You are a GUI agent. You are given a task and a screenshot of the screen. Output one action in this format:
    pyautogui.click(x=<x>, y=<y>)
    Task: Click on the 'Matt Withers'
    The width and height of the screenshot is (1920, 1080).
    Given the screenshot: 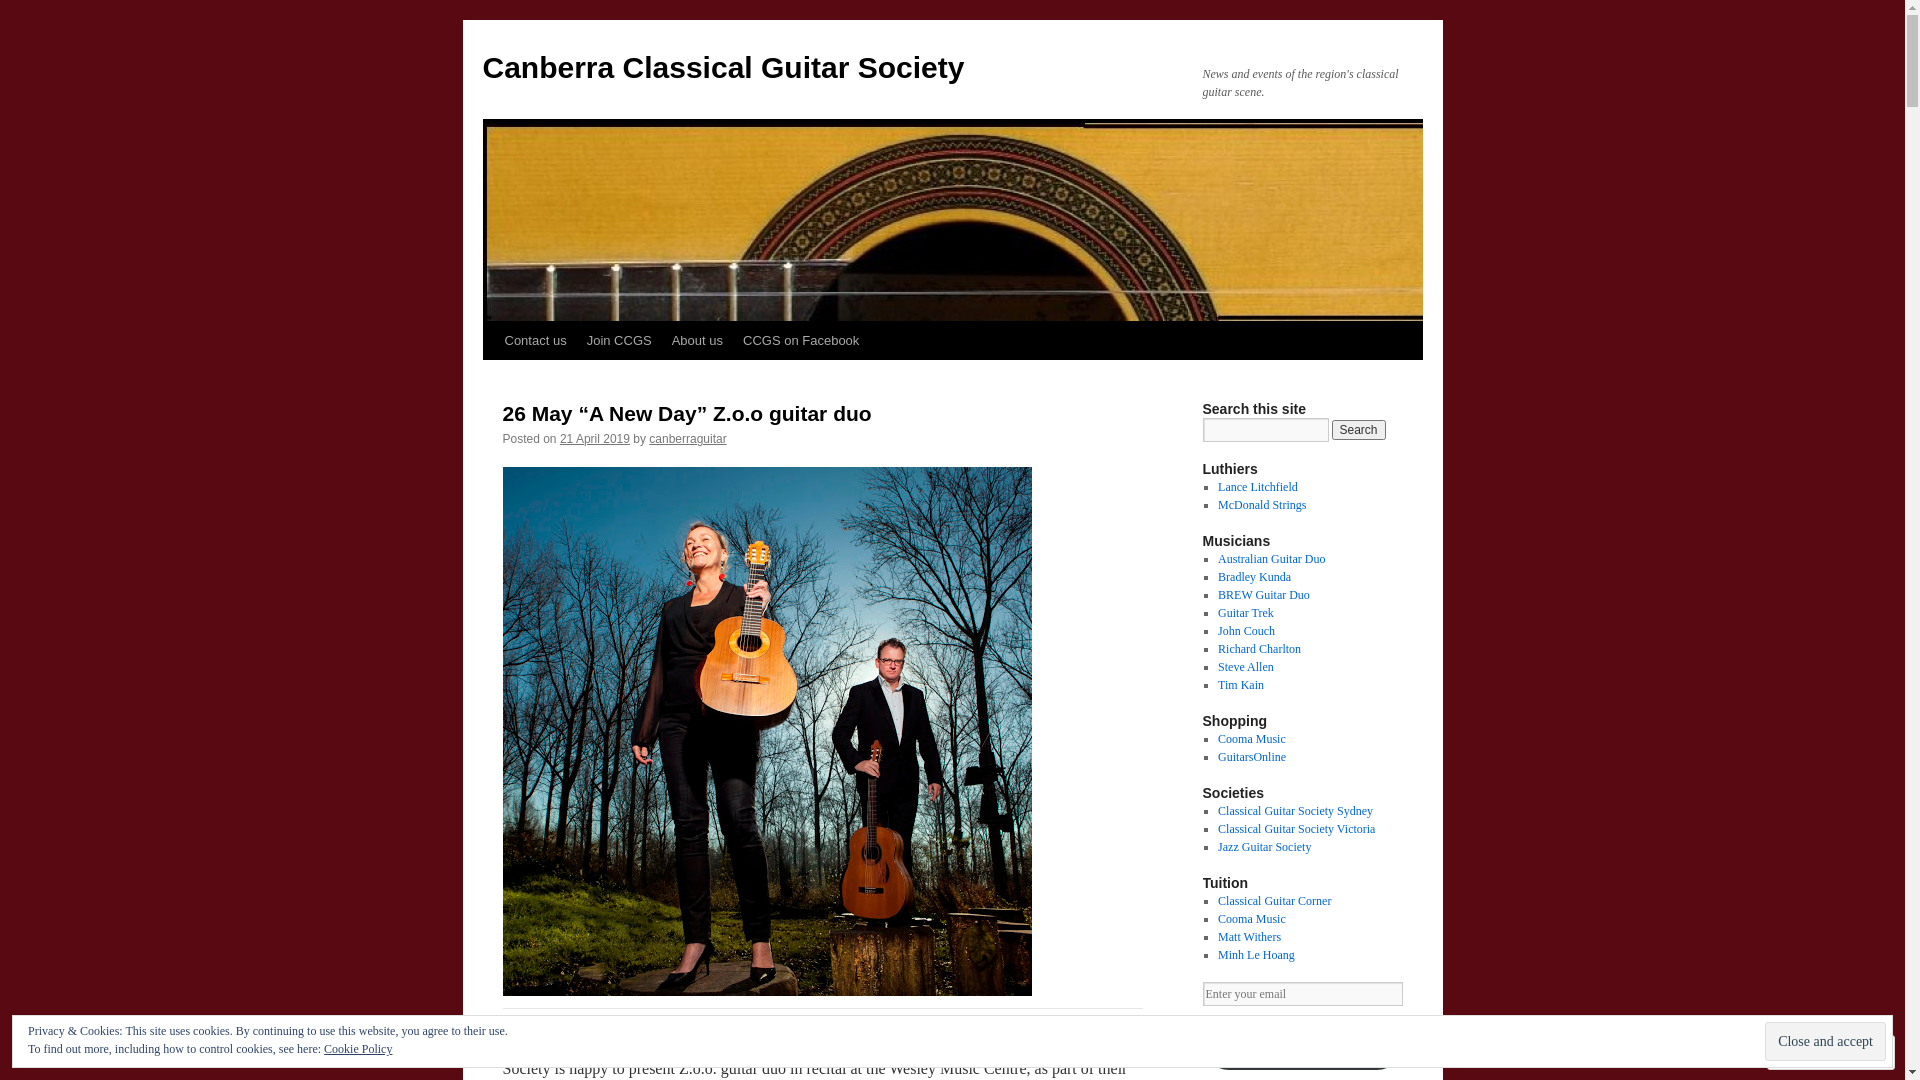 What is the action you would take?
    pyautogui.click(x=1248, y=937)
    